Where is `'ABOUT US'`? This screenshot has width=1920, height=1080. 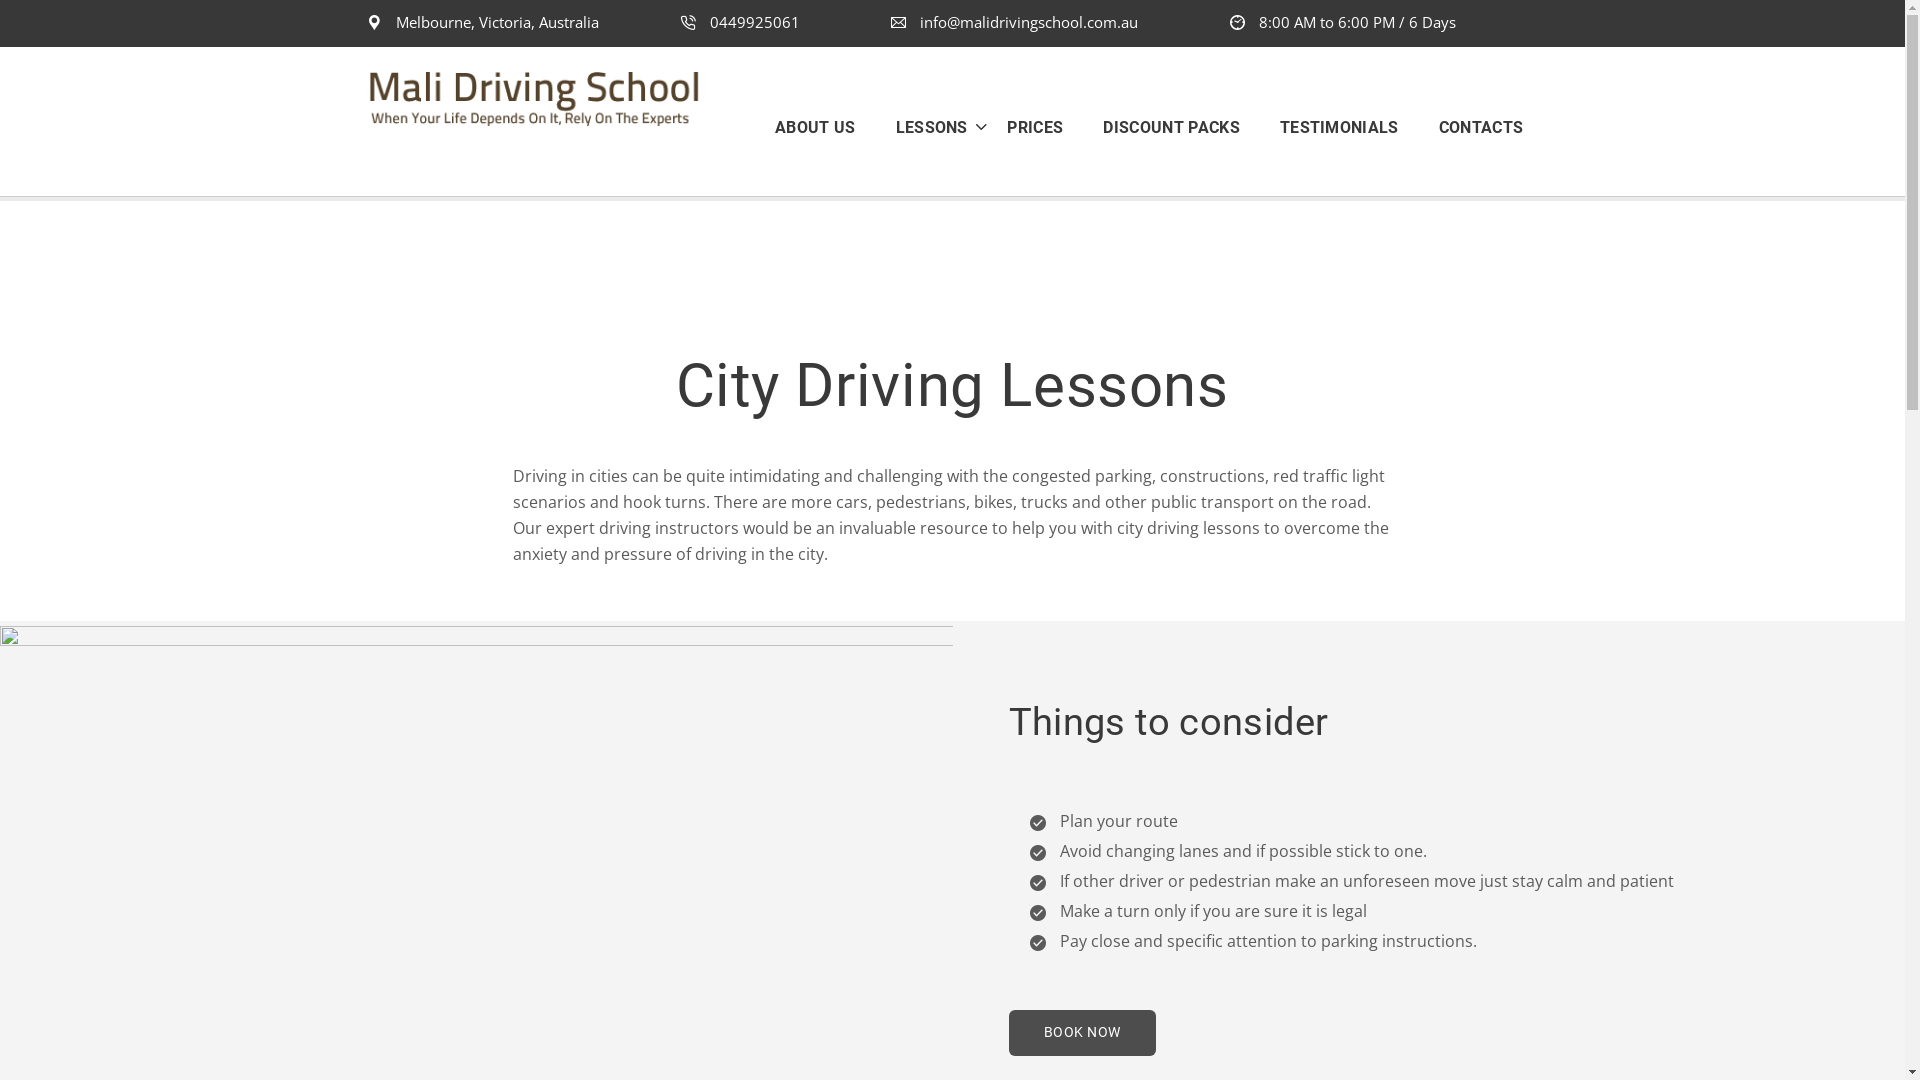
'ABOUT US' is located at coordinates (825, 127).